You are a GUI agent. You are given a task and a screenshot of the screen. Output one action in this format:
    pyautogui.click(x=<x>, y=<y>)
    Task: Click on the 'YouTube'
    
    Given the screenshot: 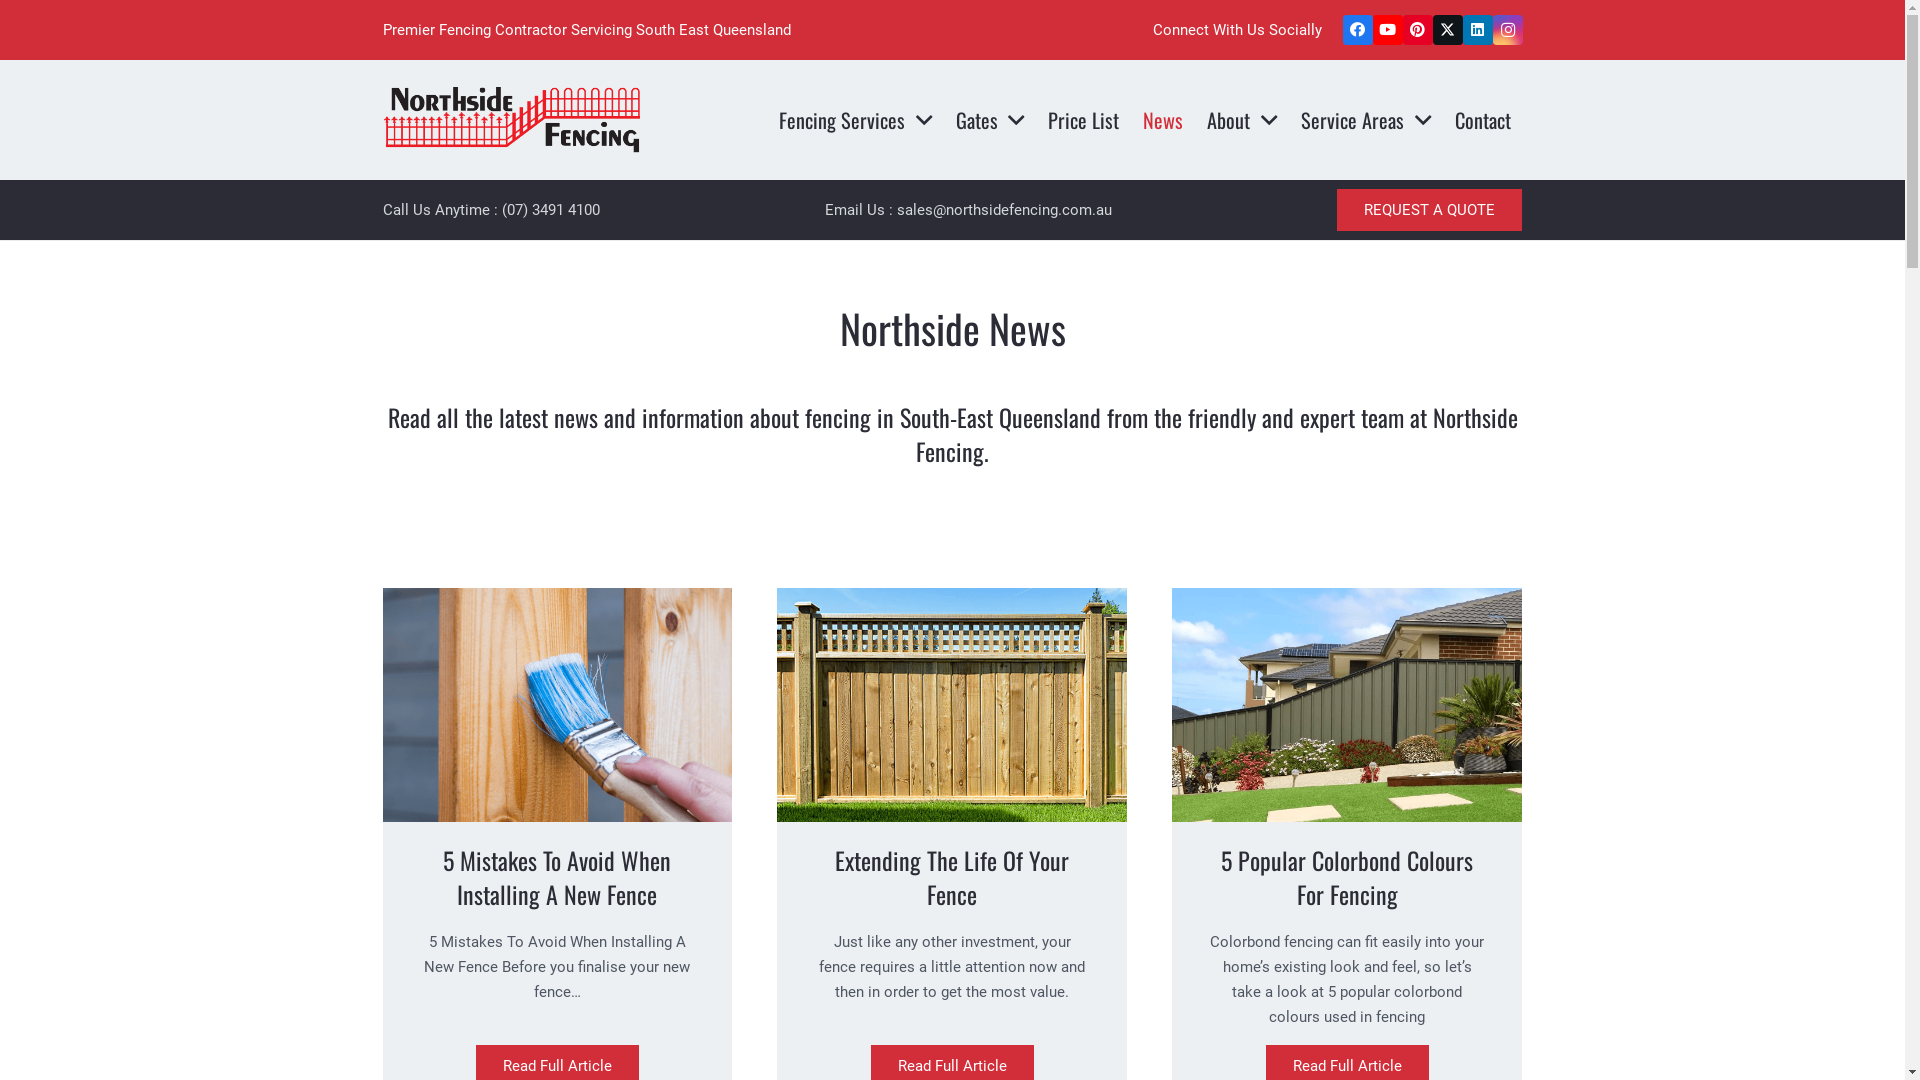 What is the action you would take?
    pyautogui.click(x=1386, y=30)
    